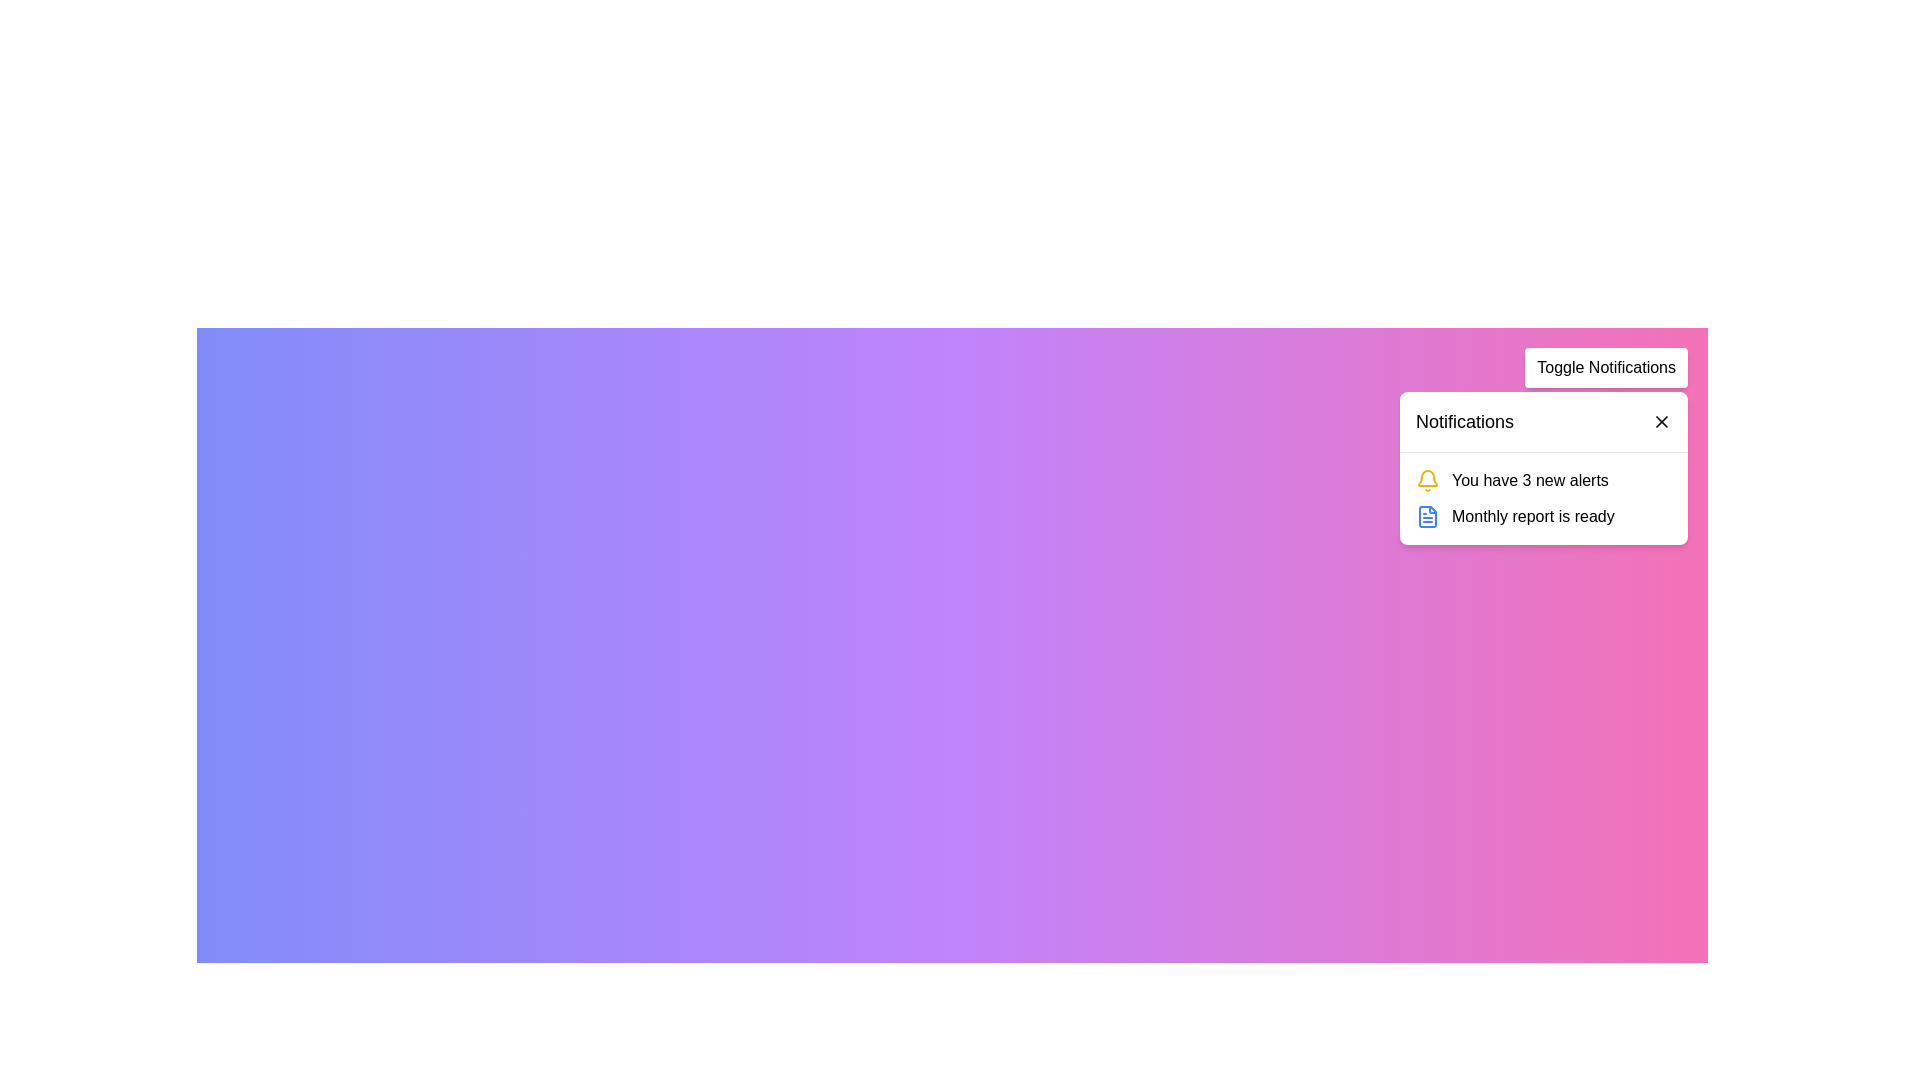 This screenshot has width=1920, height=1080. What do you see at coordinates (1464, 420) in the screenshot?
I see `text label that displays 'Notifications' within the notification panel, positioned on the left side and aligned with the close button` at bounding box center [1464, 420].